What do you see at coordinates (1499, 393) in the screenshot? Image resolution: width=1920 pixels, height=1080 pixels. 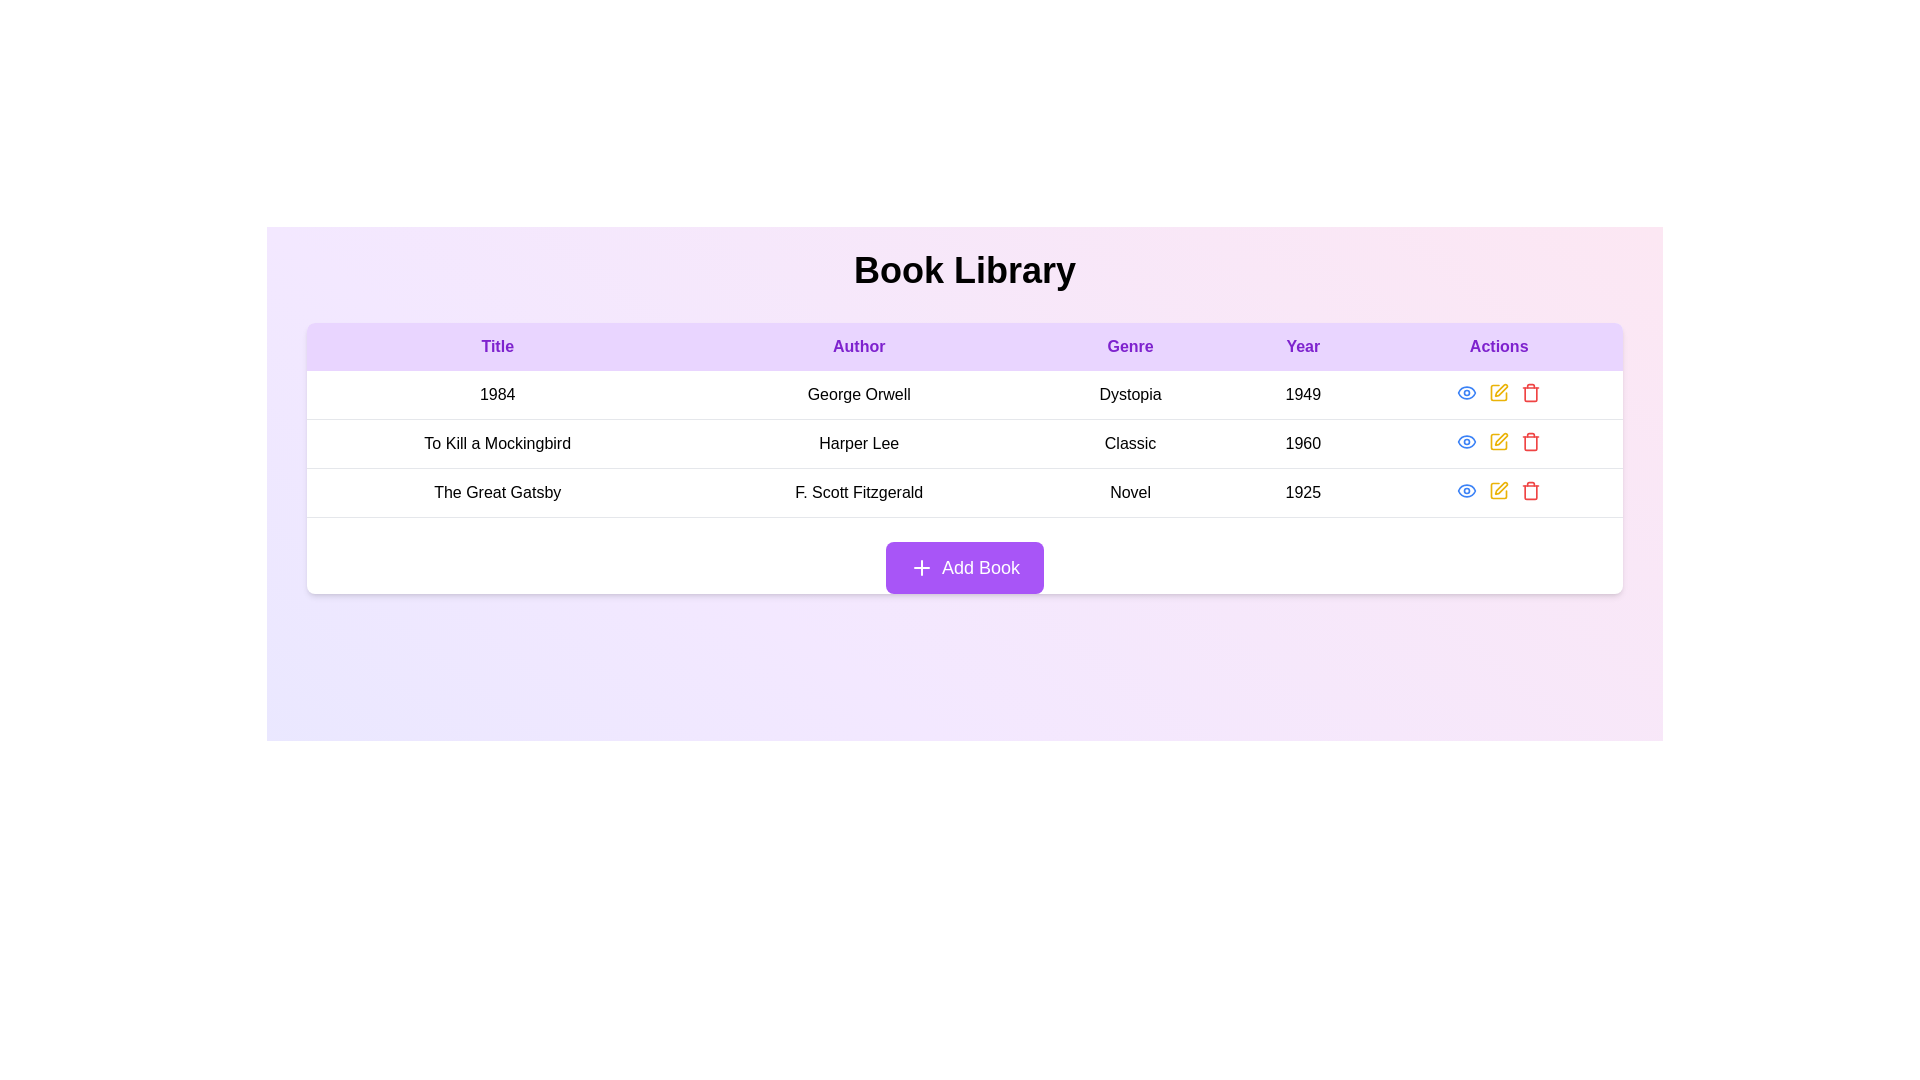 I see `the 'Edit' action button for the book '1984' by George Orwell located` at bounding box center [1499, 393].